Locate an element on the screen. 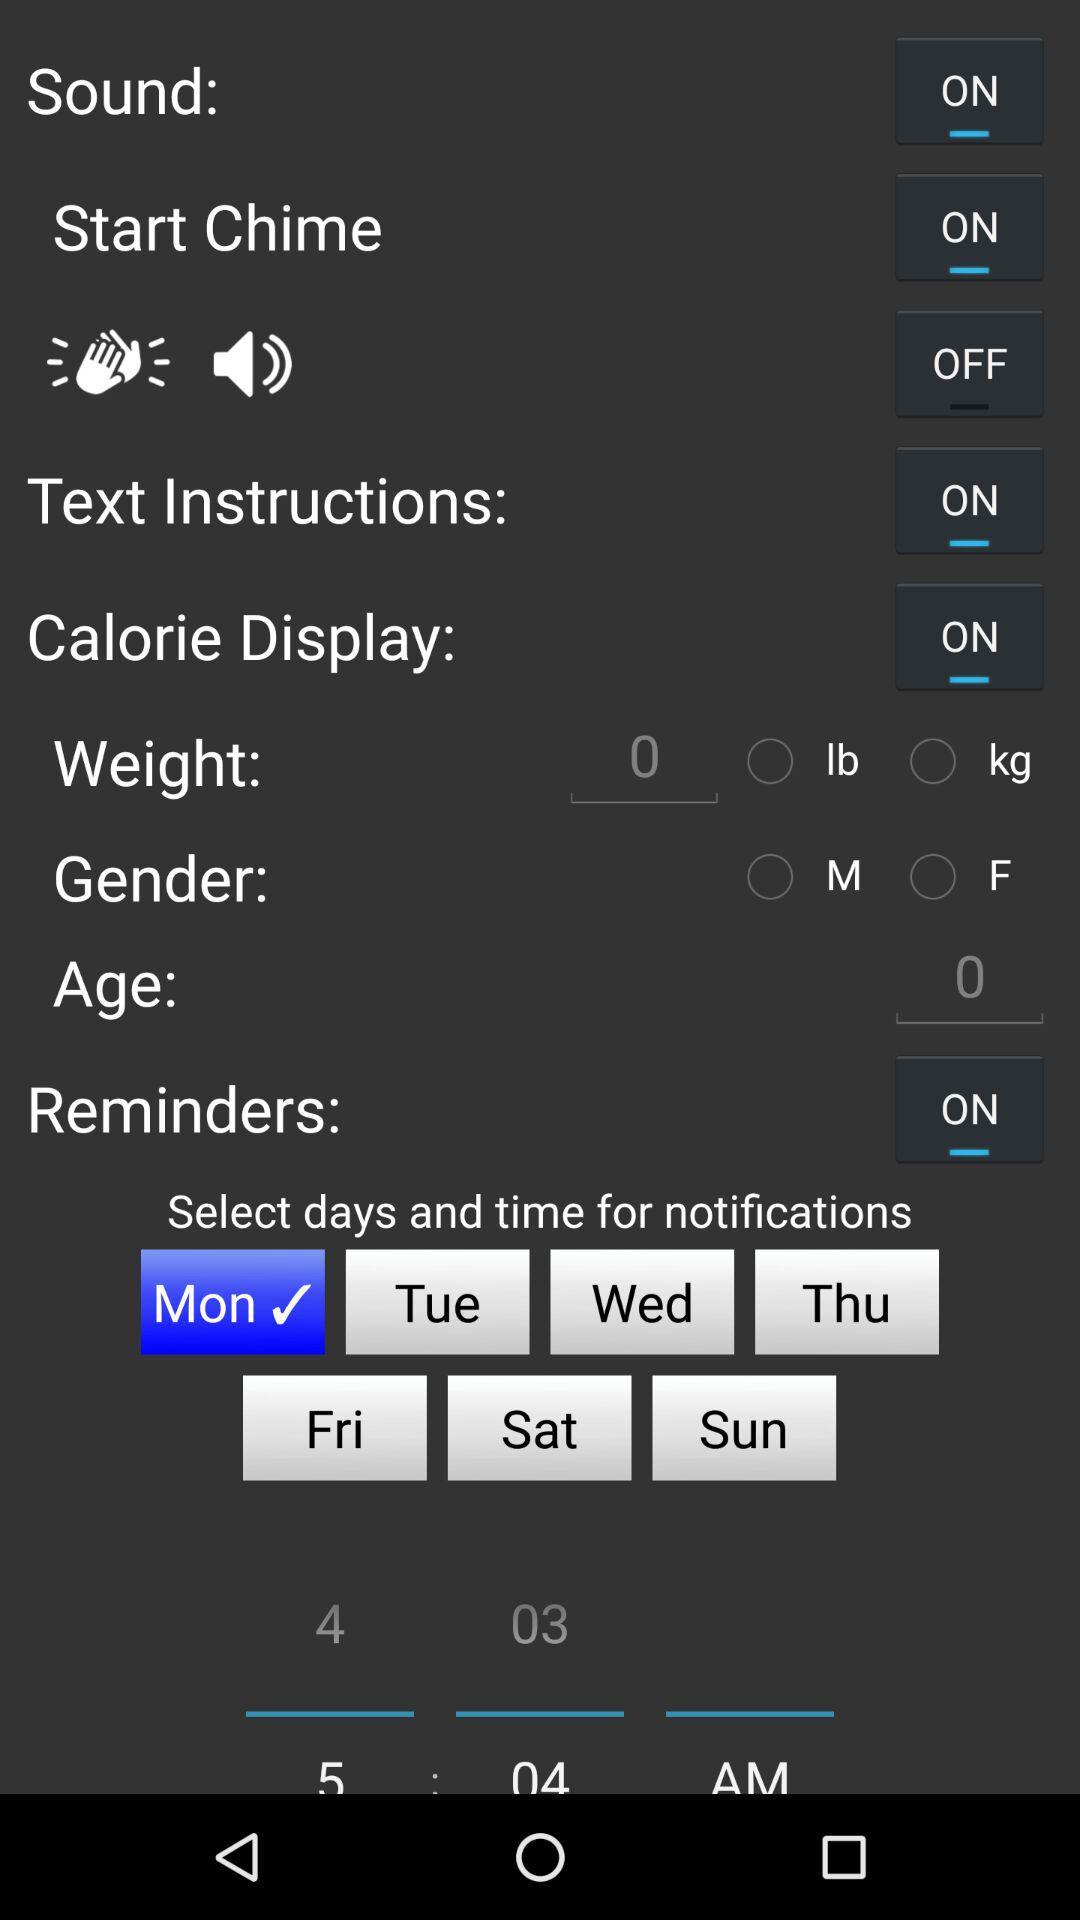 Image resolution: width=1080 pixels, height=1920 pixels. check options male is located at coordinates (774, 876).